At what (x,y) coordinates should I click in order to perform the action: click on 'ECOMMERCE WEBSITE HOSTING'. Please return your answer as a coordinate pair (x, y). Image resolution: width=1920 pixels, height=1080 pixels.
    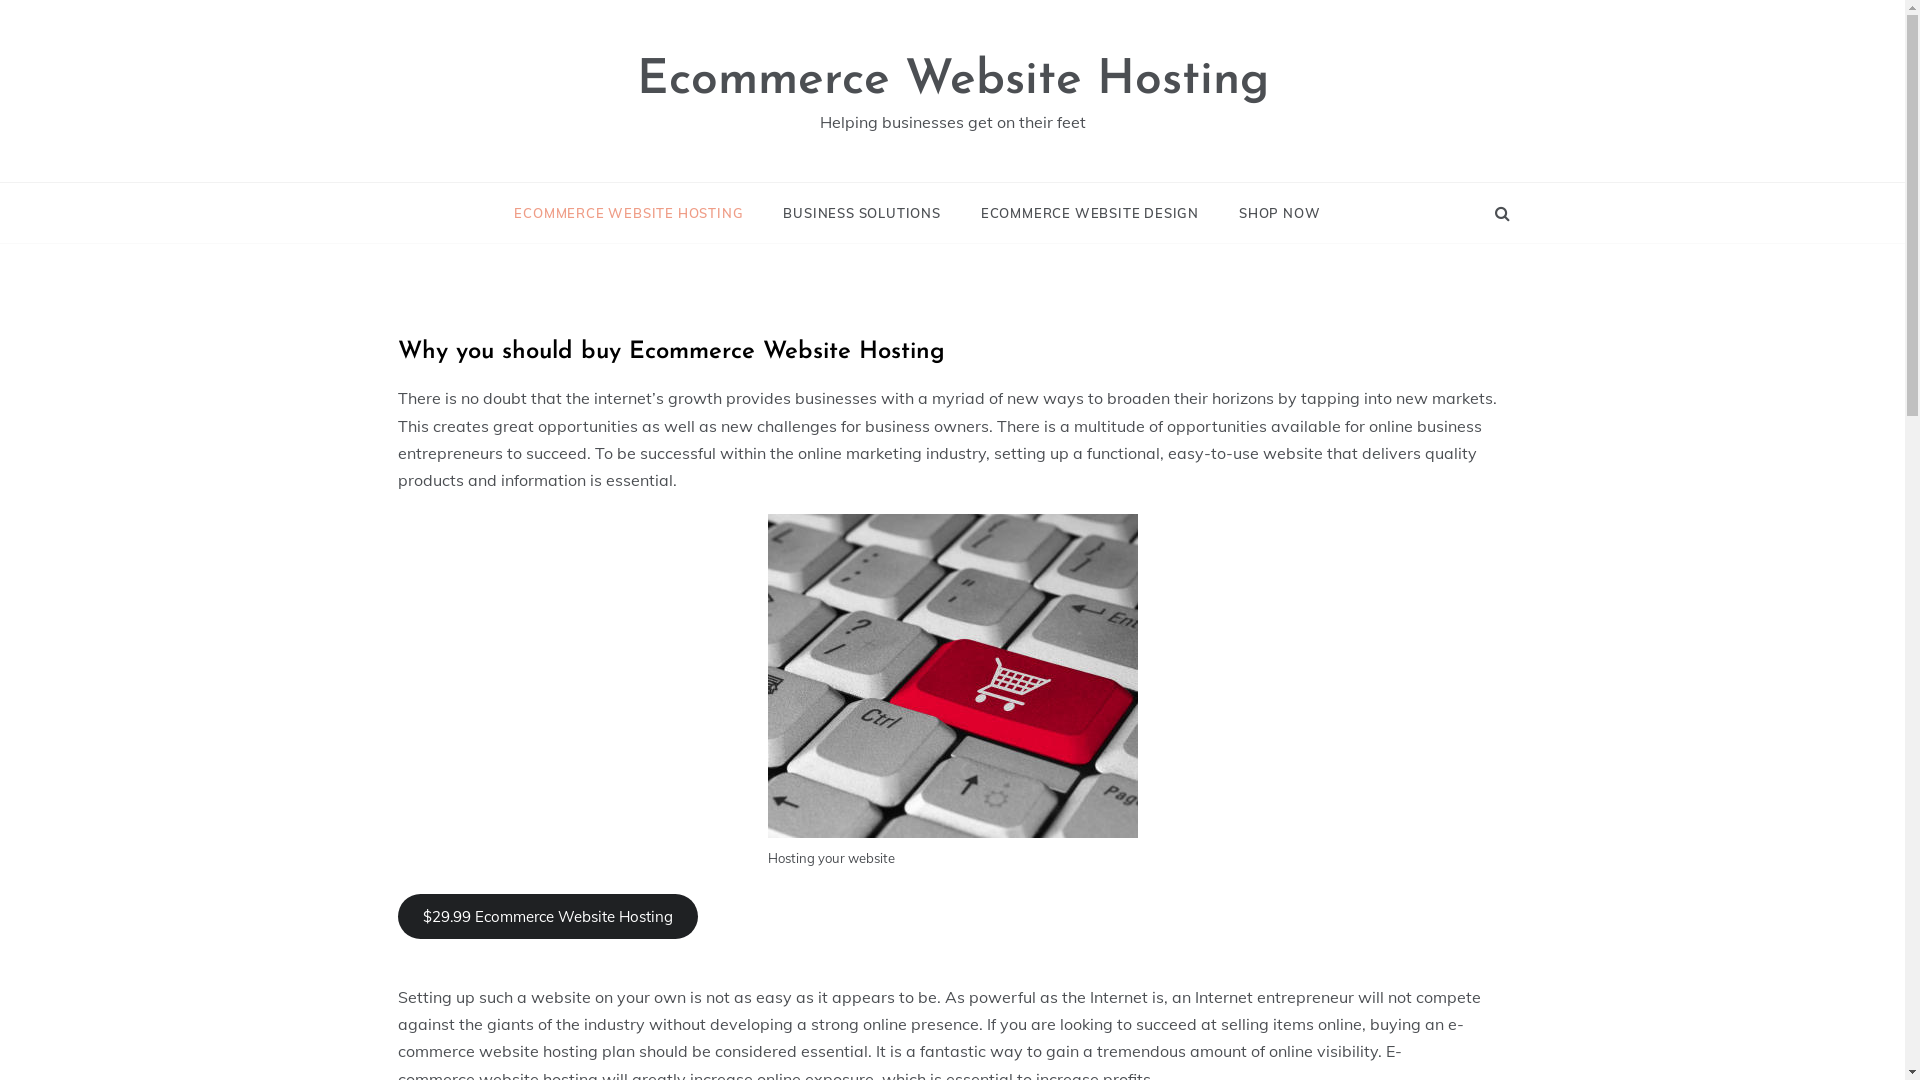
    Looking at the image, I should click on (513, 212).